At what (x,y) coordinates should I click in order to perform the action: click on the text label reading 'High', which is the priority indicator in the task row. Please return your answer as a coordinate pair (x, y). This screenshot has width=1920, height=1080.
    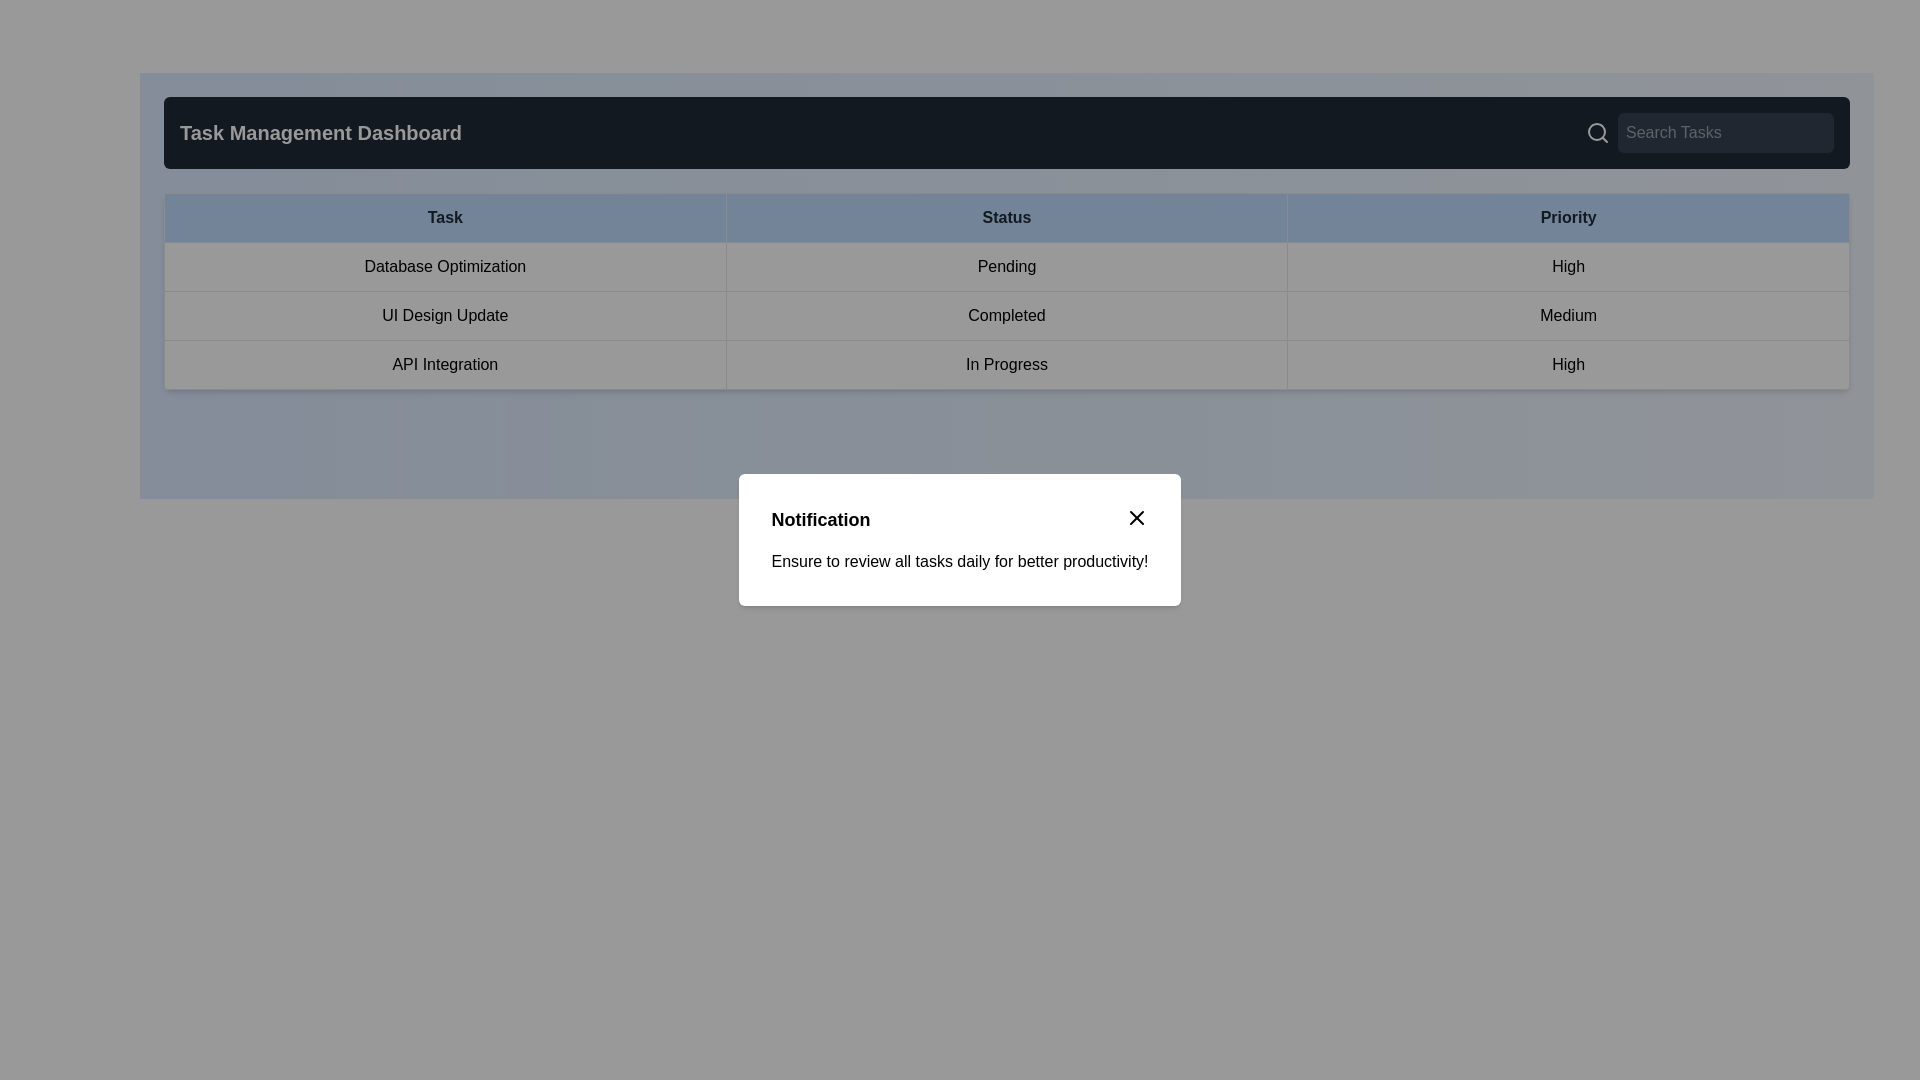
    Looking at the image, I should click on (1567, 265).